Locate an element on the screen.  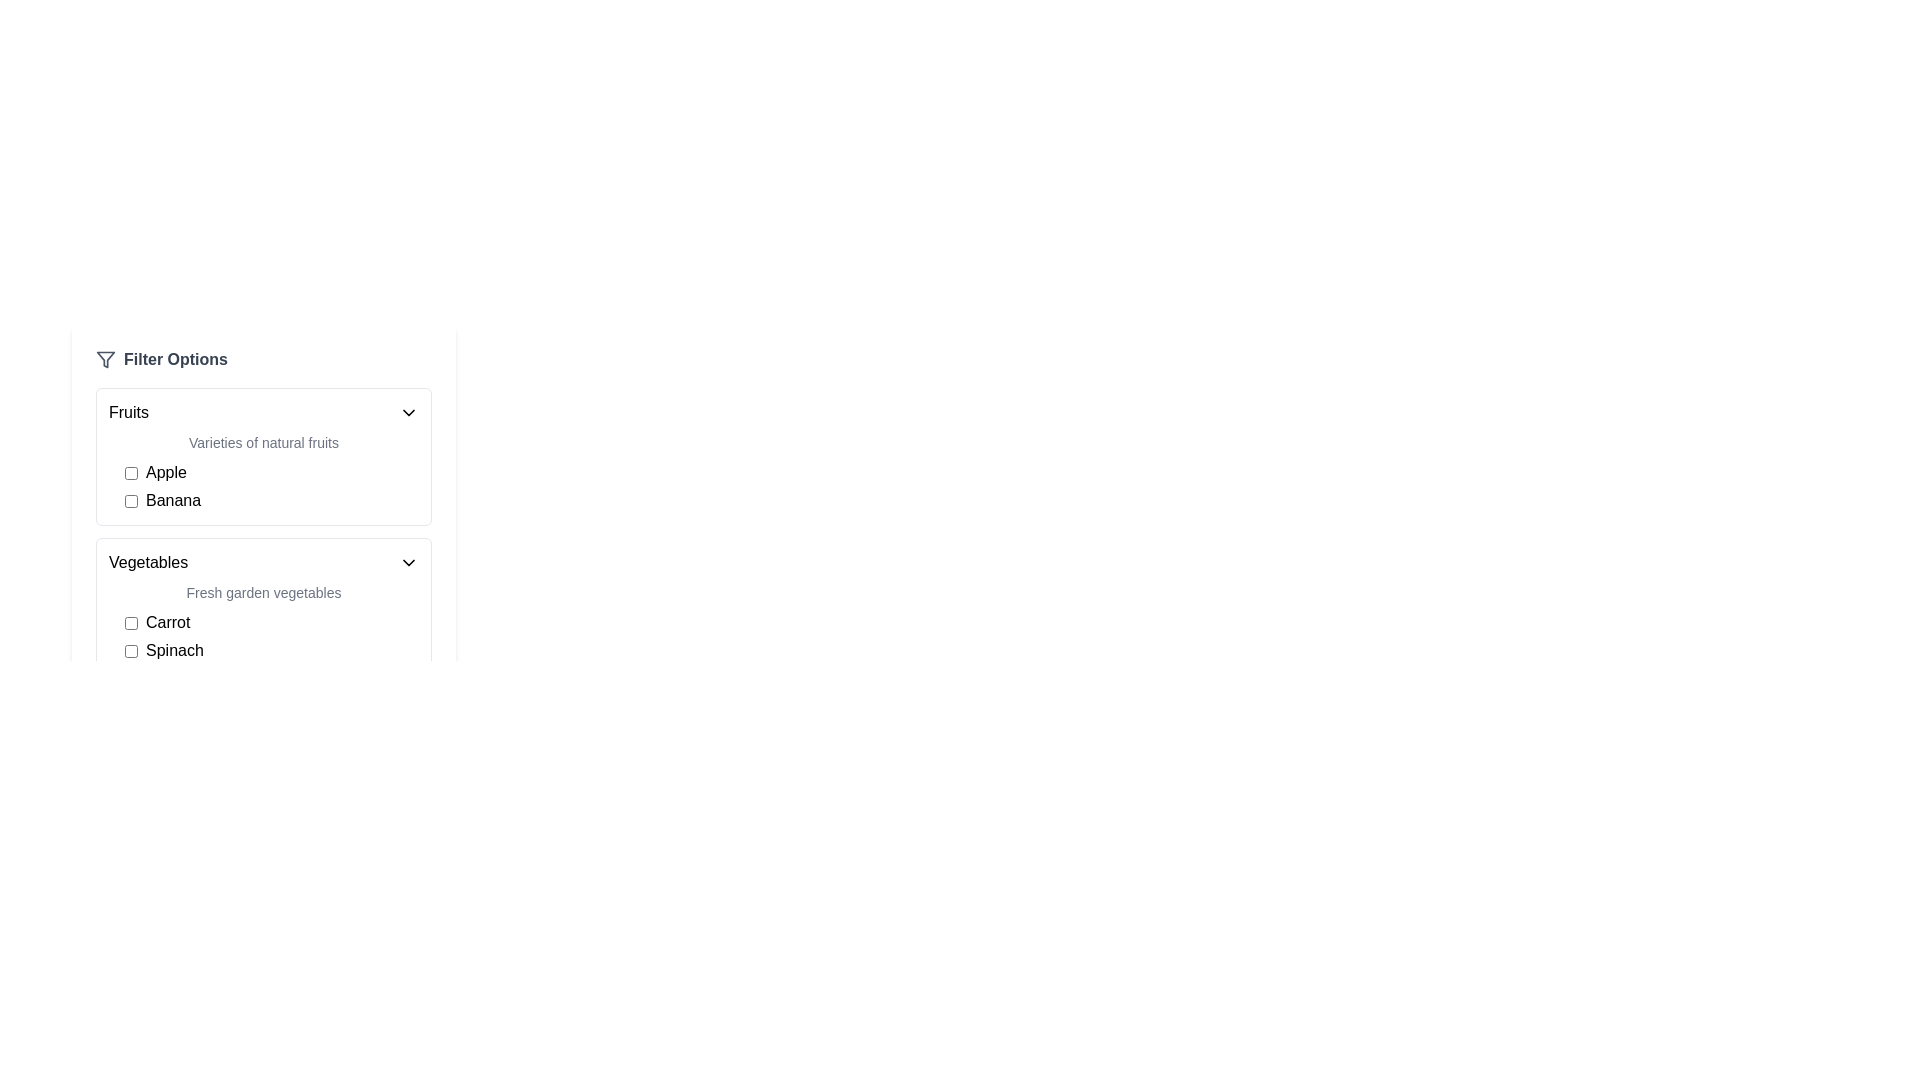
the Dropdown toggle icon located at the bottom-right corner of the 'Vegetables' section header is located at coordinates (407, 563).